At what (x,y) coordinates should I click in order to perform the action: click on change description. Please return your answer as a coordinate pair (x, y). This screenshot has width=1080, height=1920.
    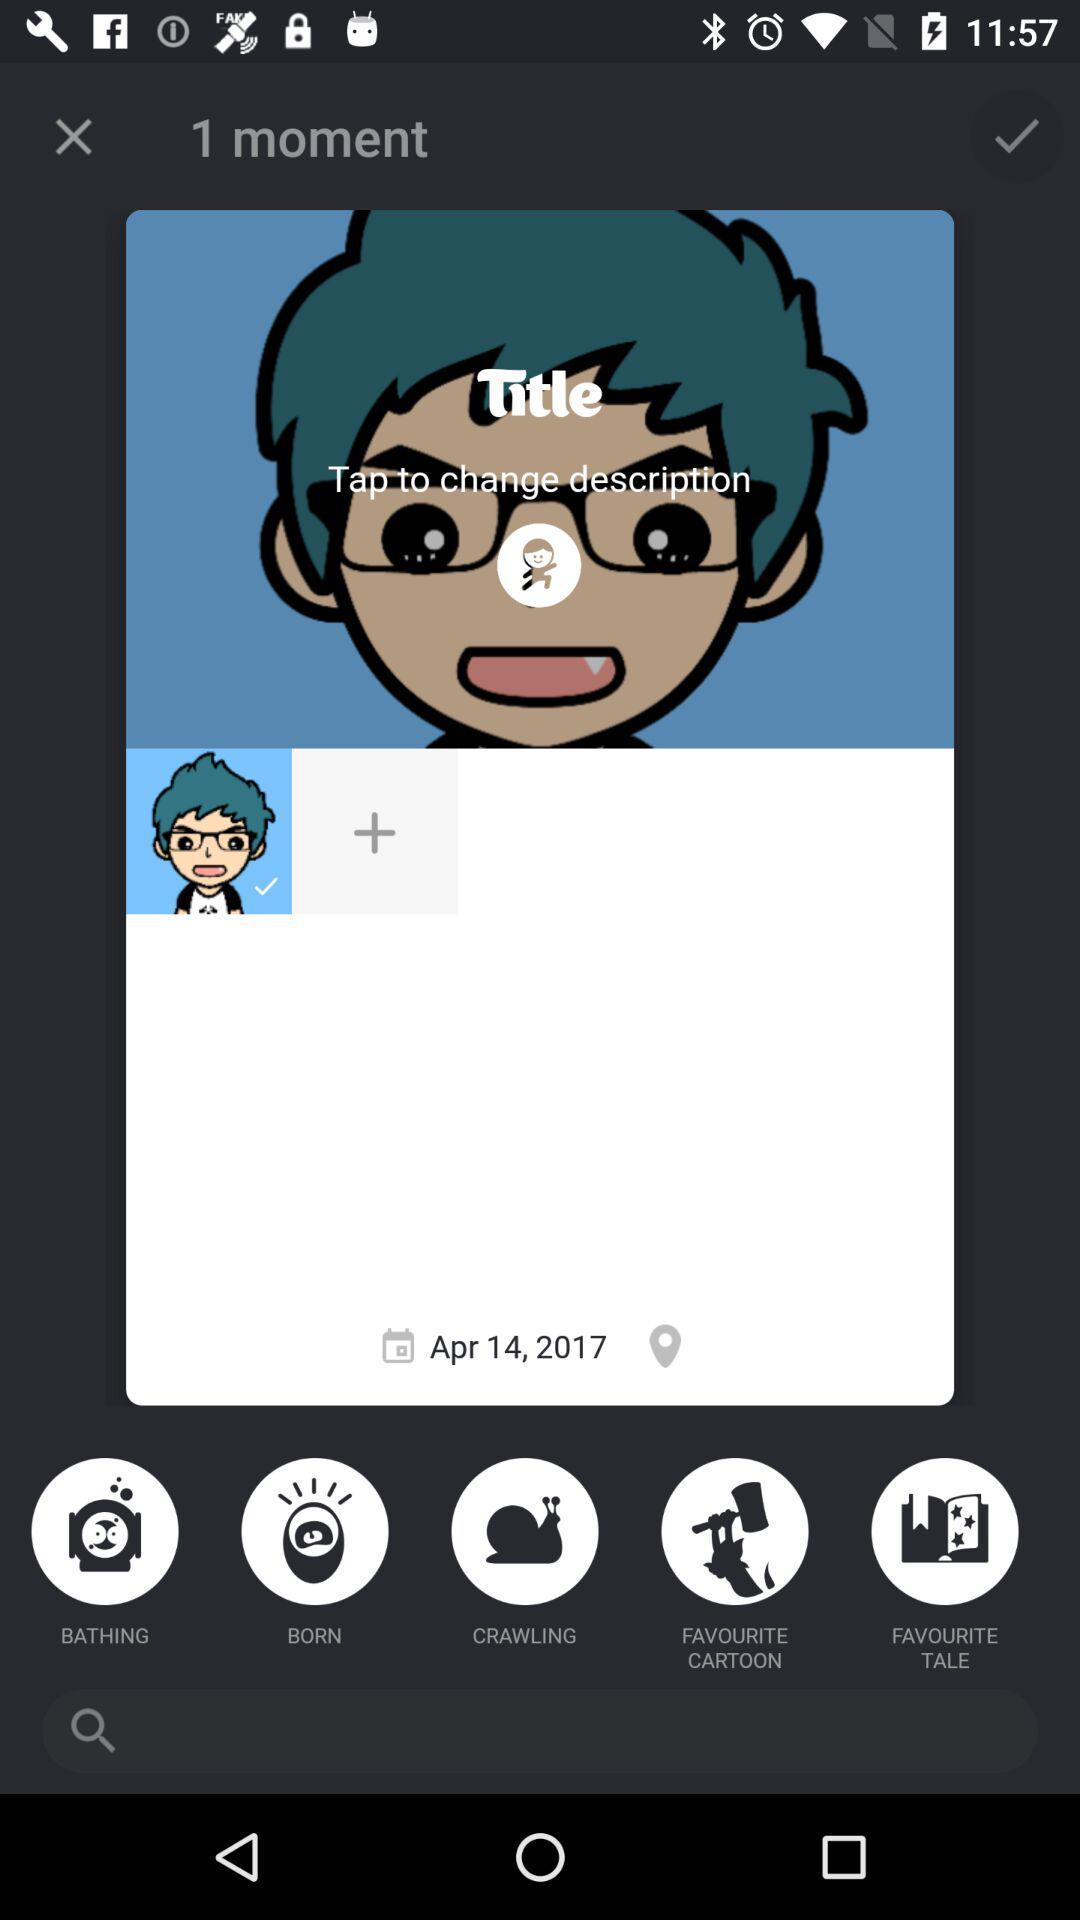
    Looking at the image, I should click on (538, 476).